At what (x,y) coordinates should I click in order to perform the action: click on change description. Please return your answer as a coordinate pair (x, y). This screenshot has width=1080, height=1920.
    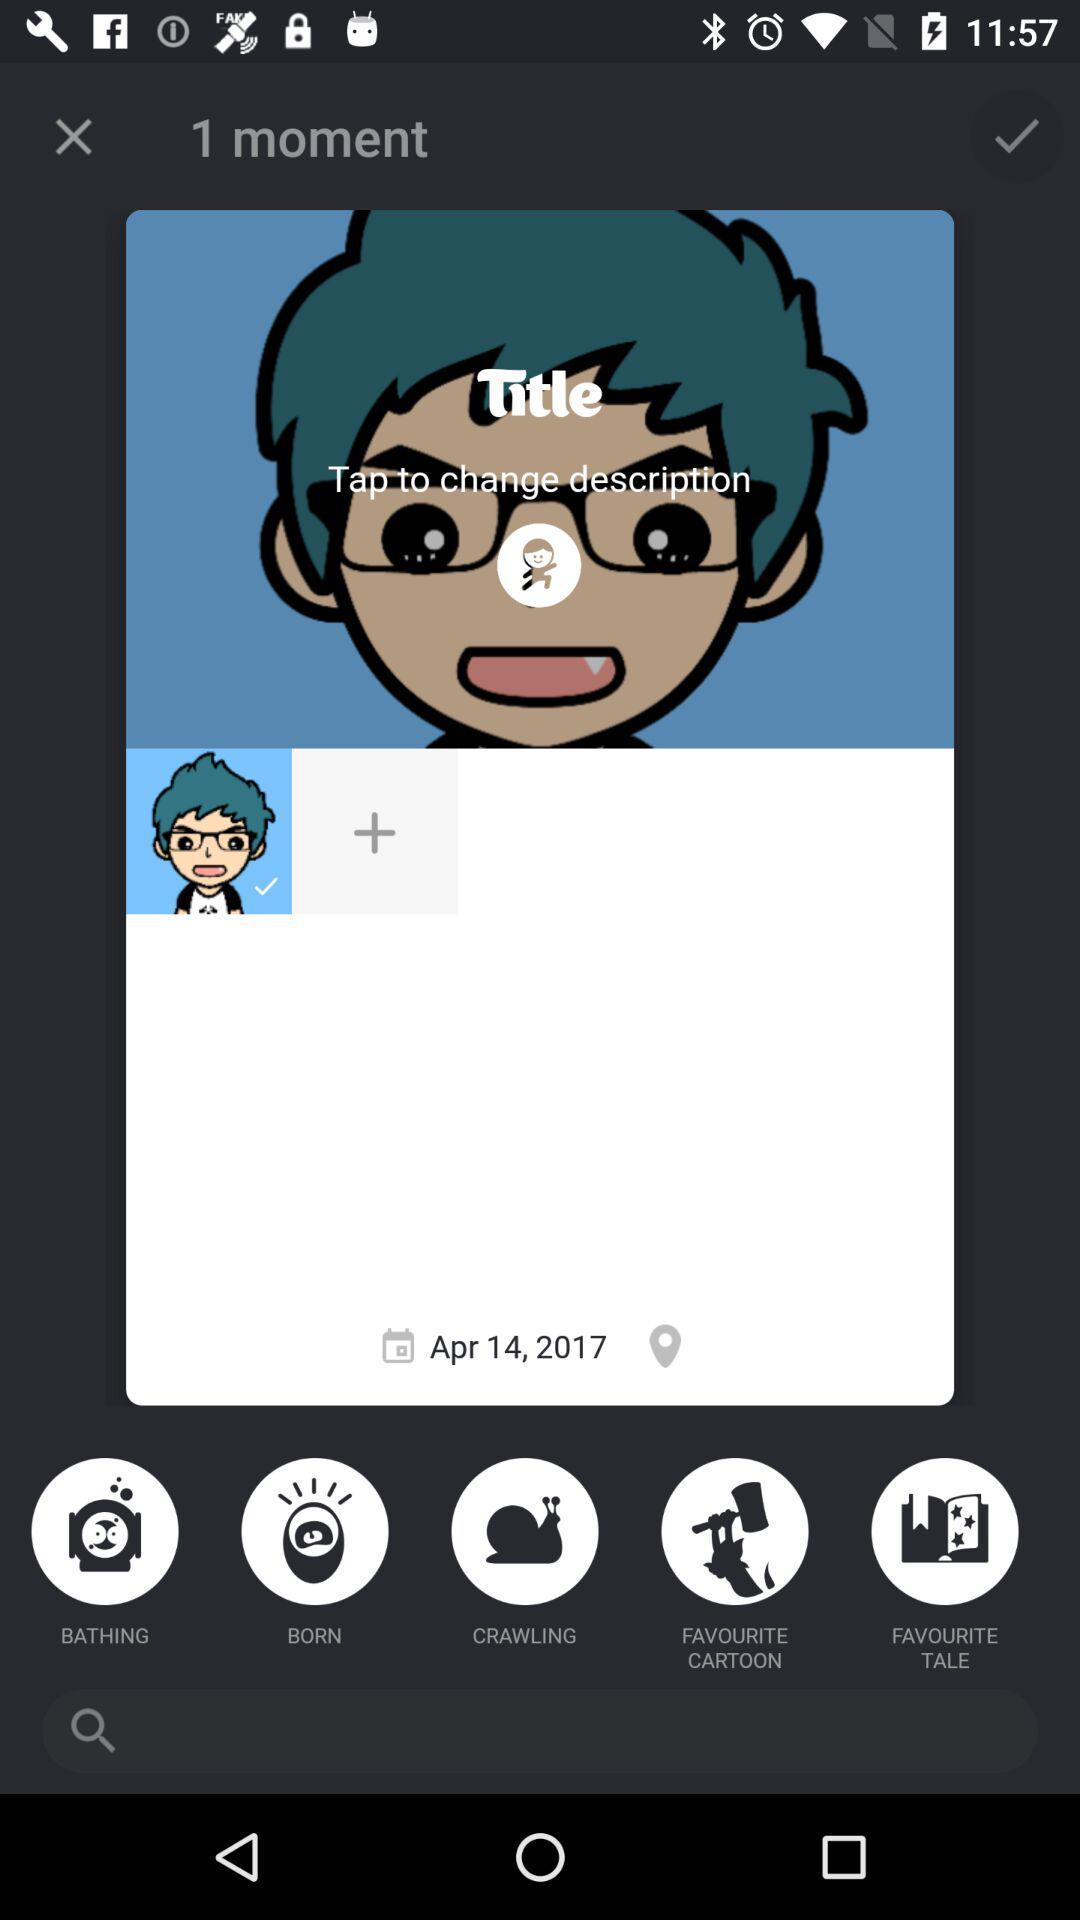
    Looking at the image, I should click on (538, 476).